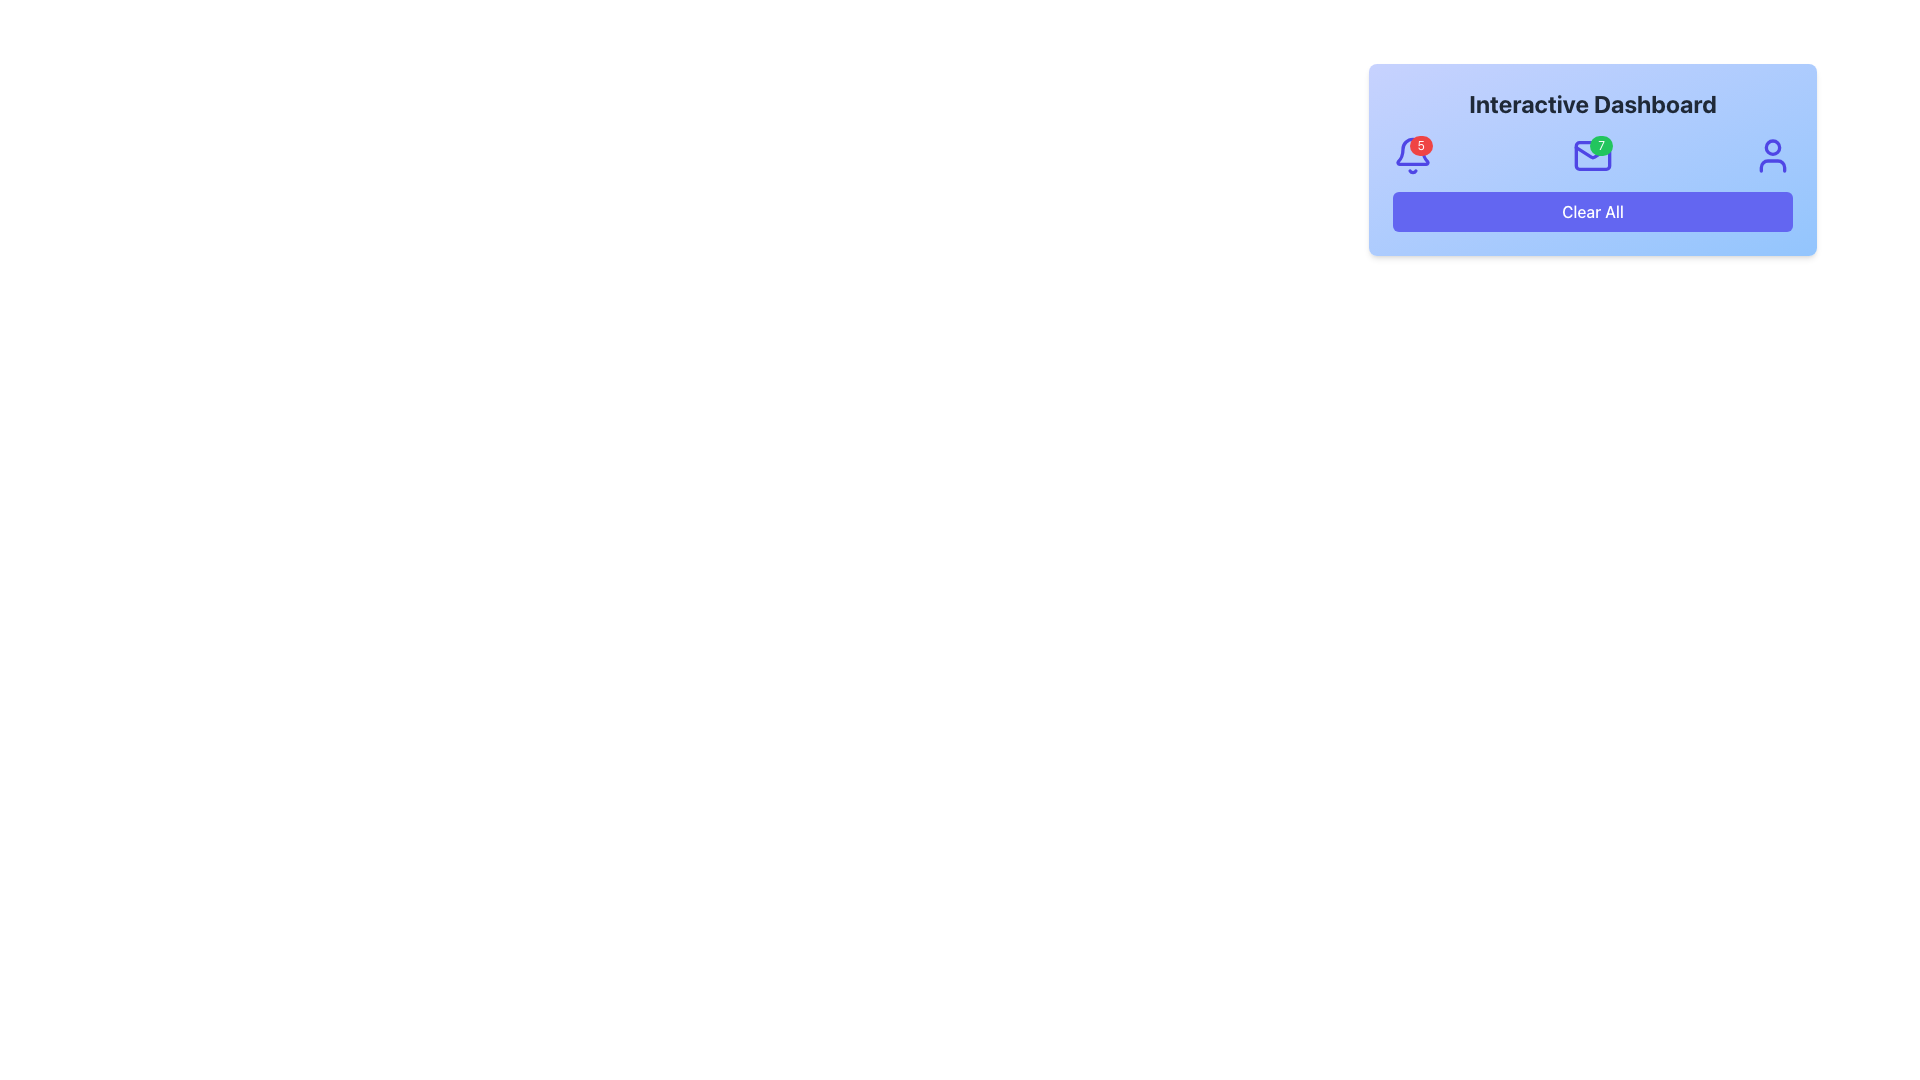 The image size is (1920, 1080). What do you see at coordinates (1772, 145) in the screenshot?
I see `the SVG Circle Element representing the user icon, located at the top-right corner of the dashboard interface` at bounding box center [1772, 145].